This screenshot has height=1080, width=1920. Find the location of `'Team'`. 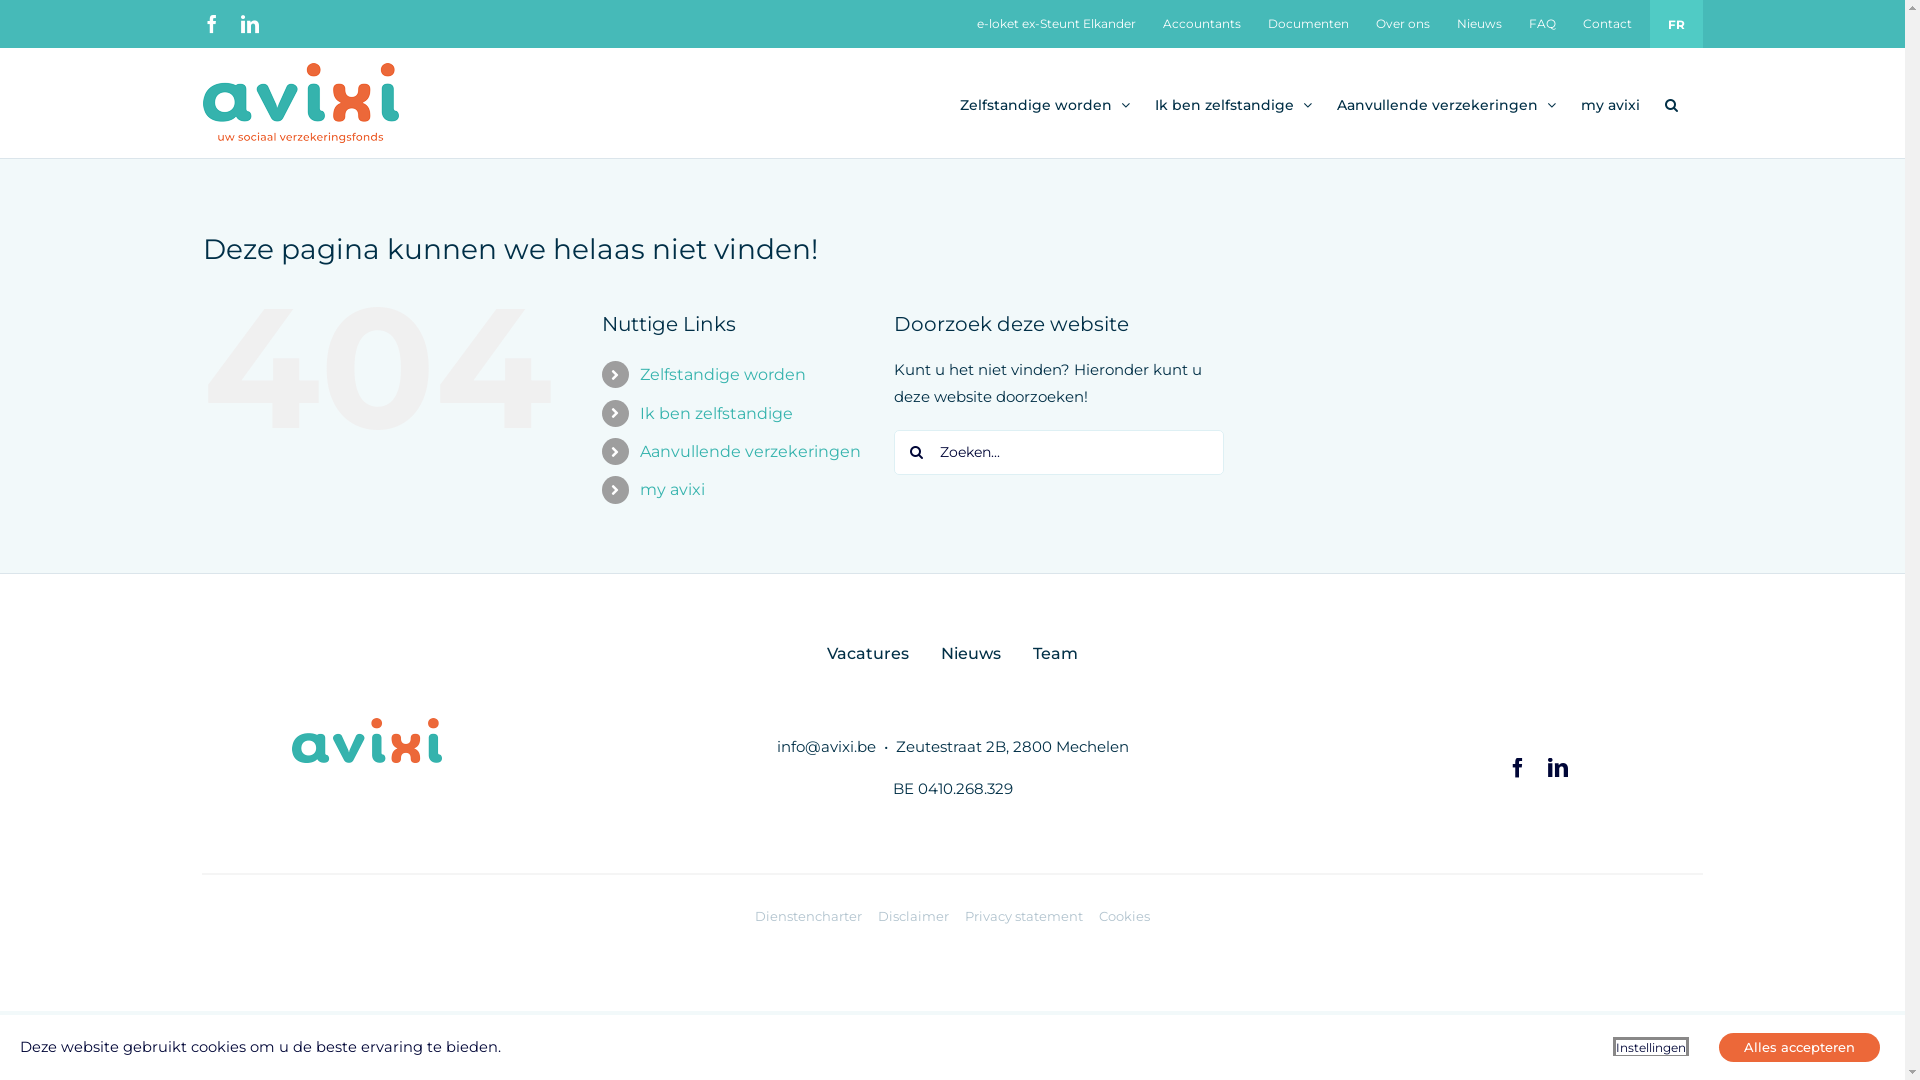

'Team' is located at coordinates (1054, 654).